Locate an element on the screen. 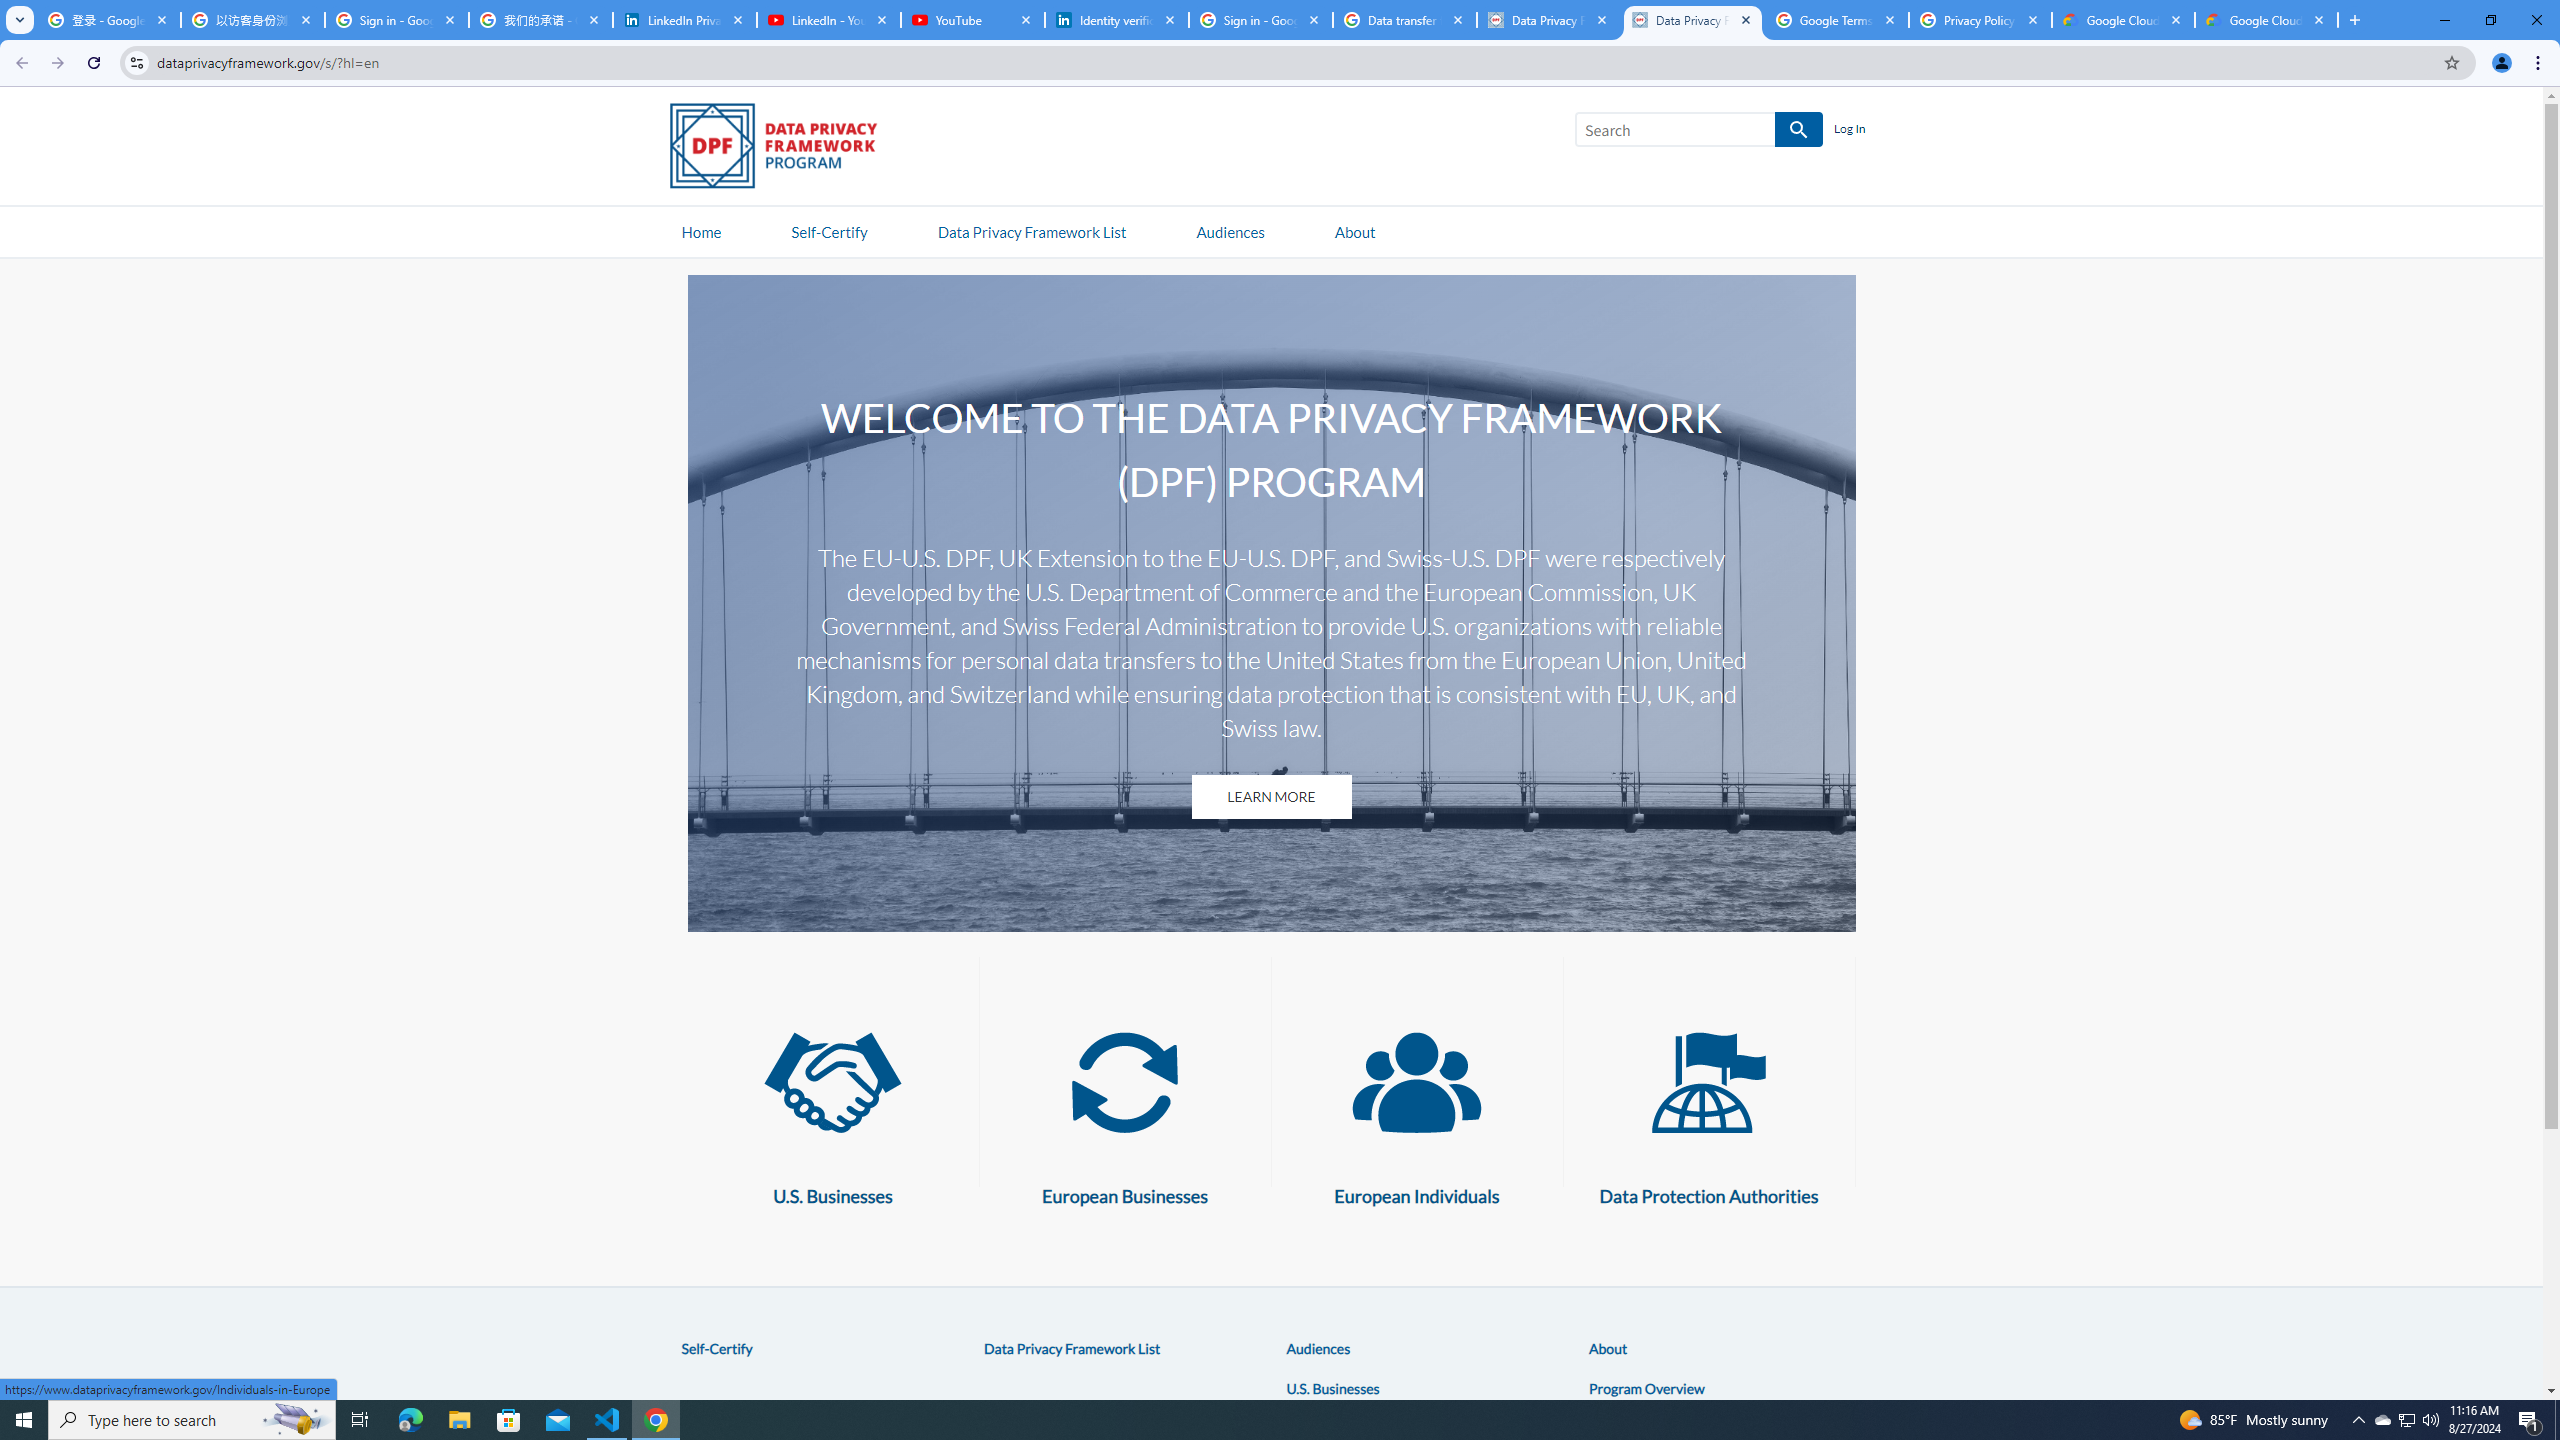  'Self-Certify' is located at coordinates (716, 1347).